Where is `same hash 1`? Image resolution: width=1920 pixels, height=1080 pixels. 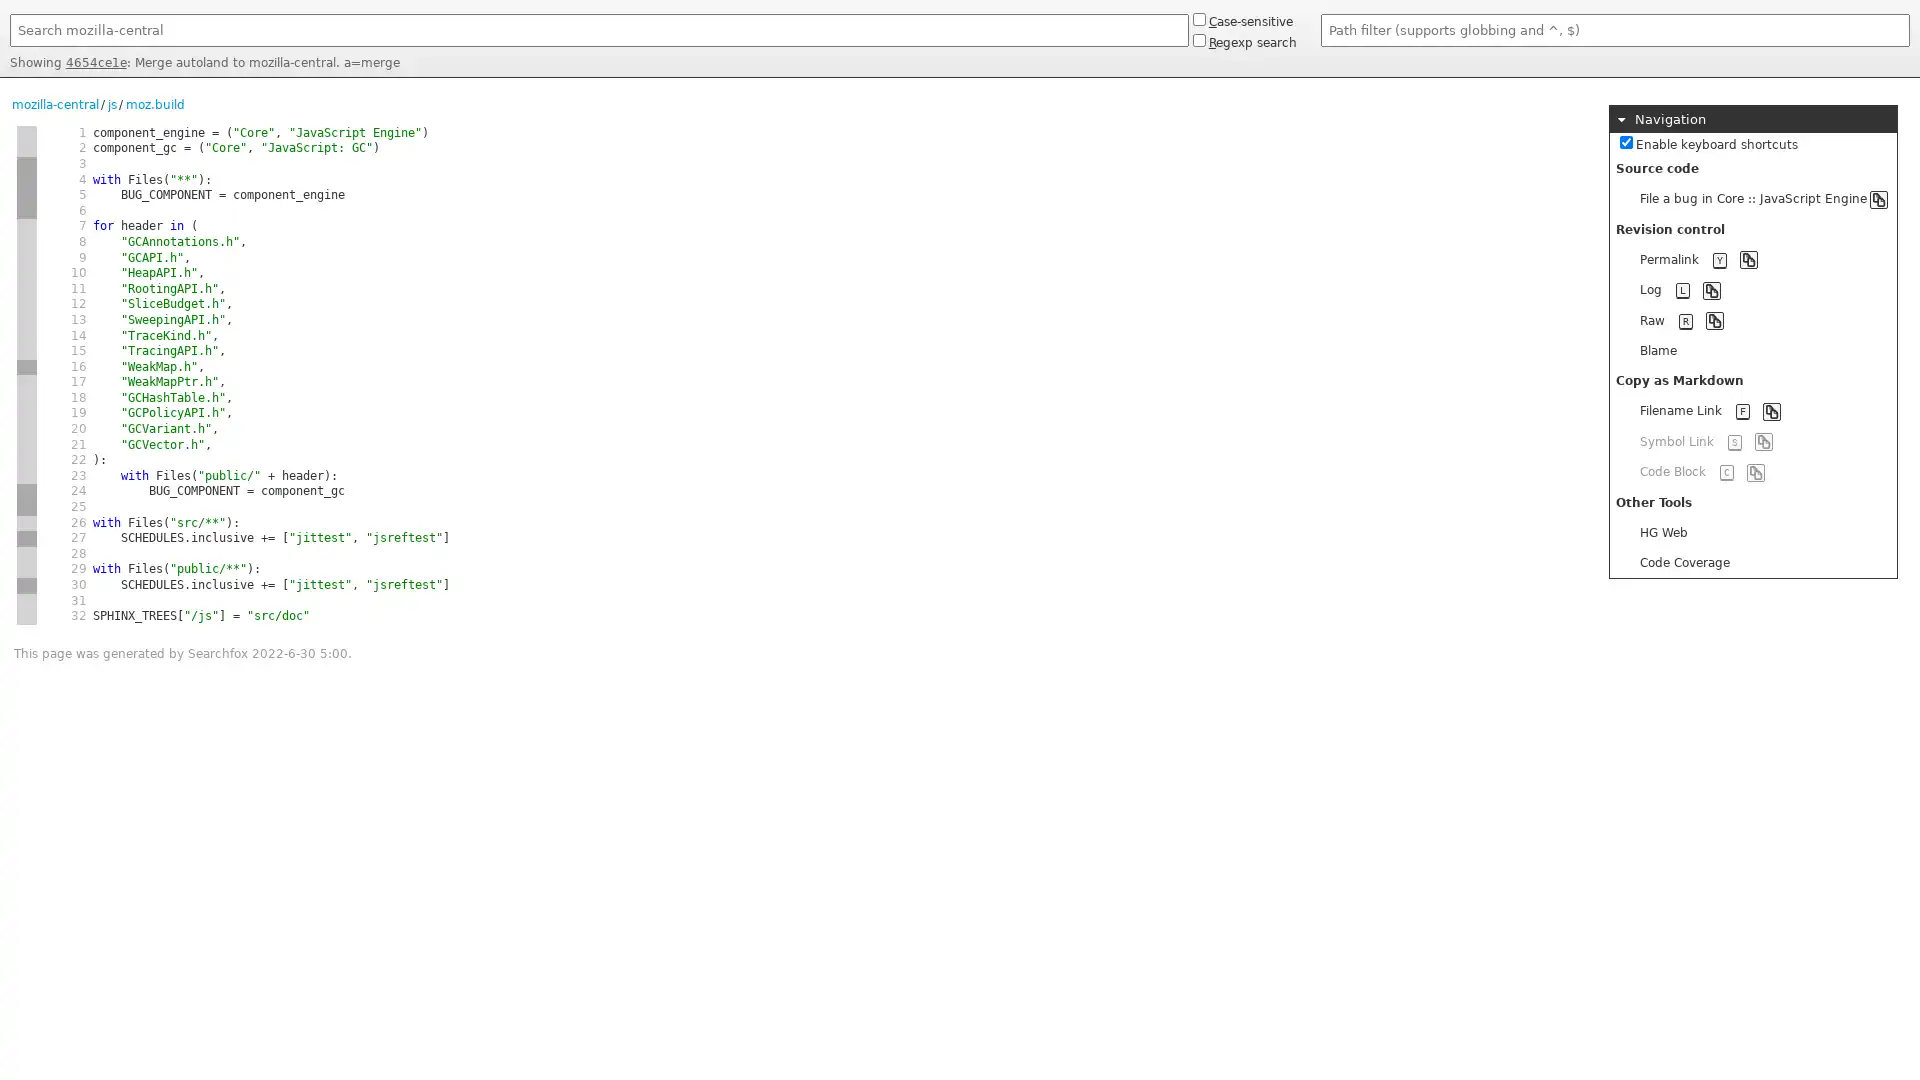
same hash 1 is located at coordinates (27, 241).